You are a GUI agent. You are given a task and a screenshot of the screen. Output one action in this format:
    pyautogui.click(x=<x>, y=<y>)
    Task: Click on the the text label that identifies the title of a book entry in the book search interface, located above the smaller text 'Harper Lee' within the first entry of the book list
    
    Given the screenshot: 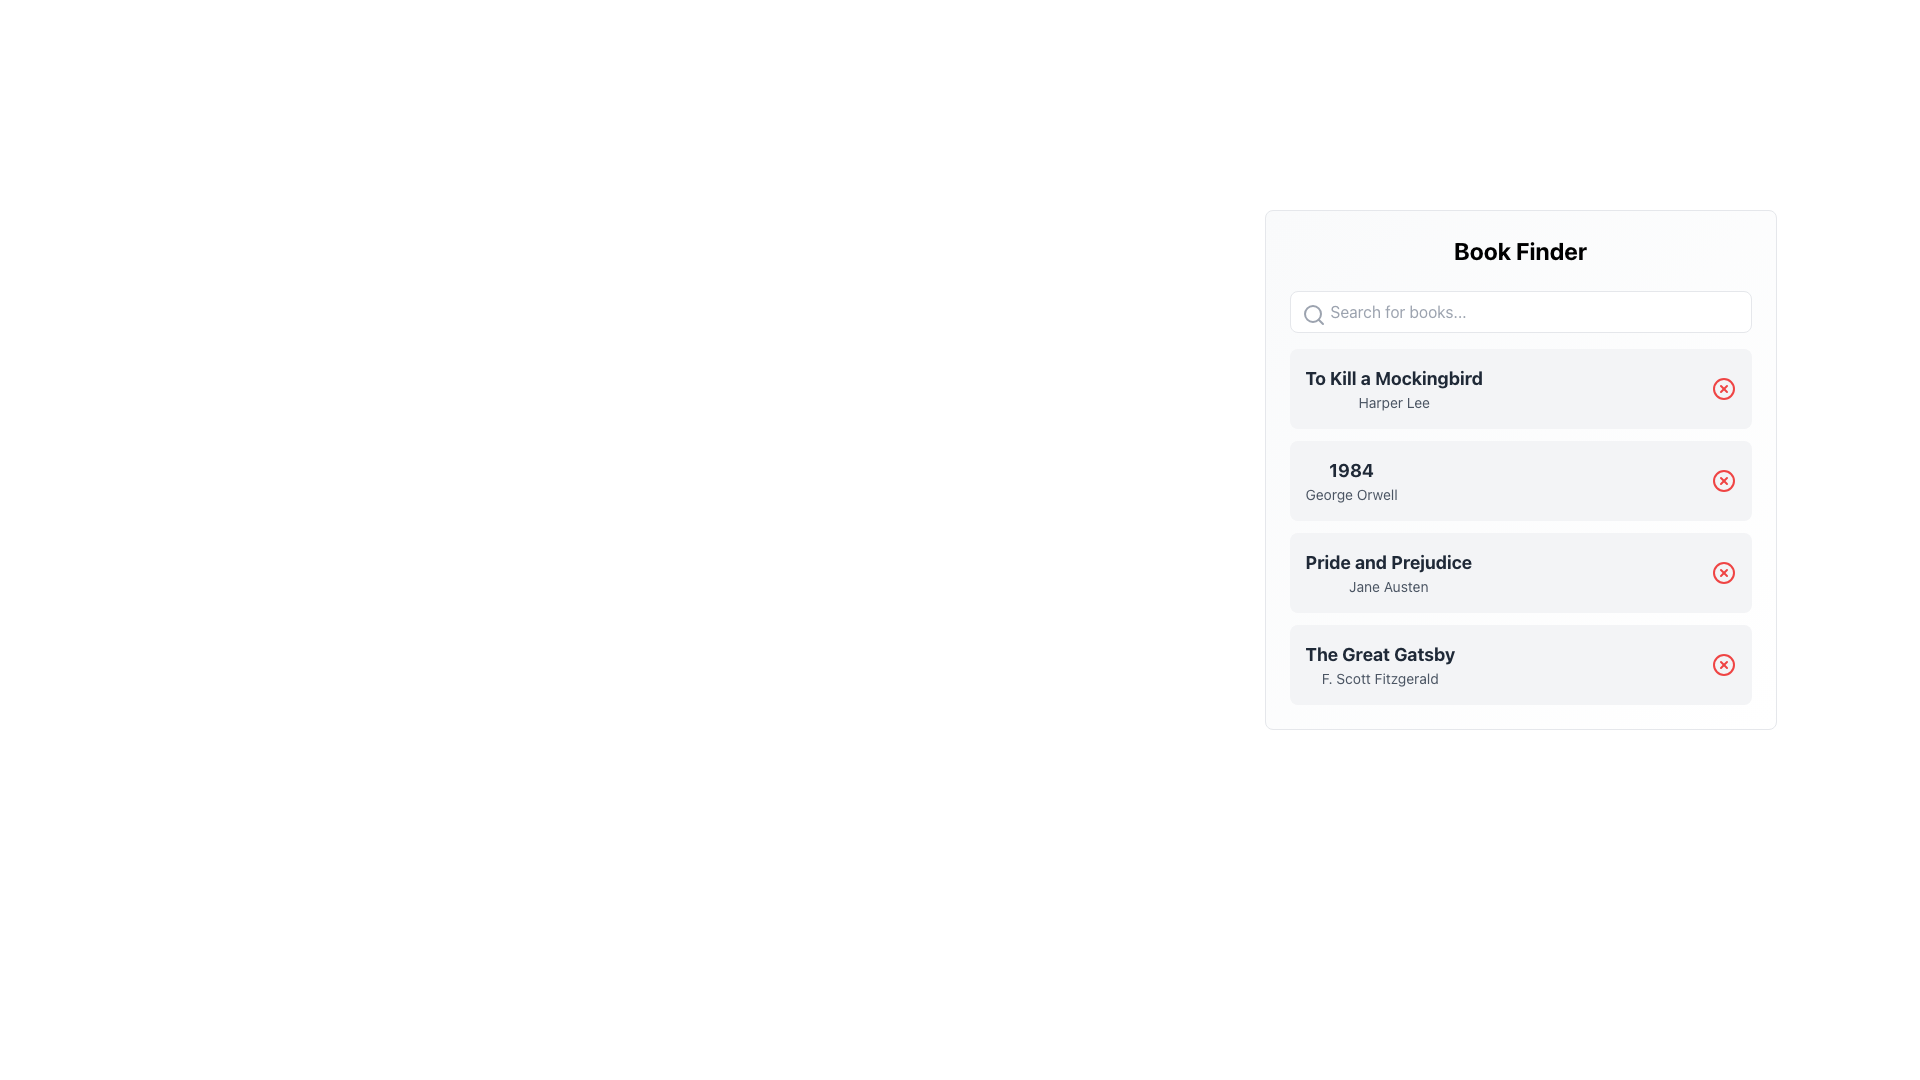 What is the action you would take?
    pyautogui.click(x=1393, y=378)
    